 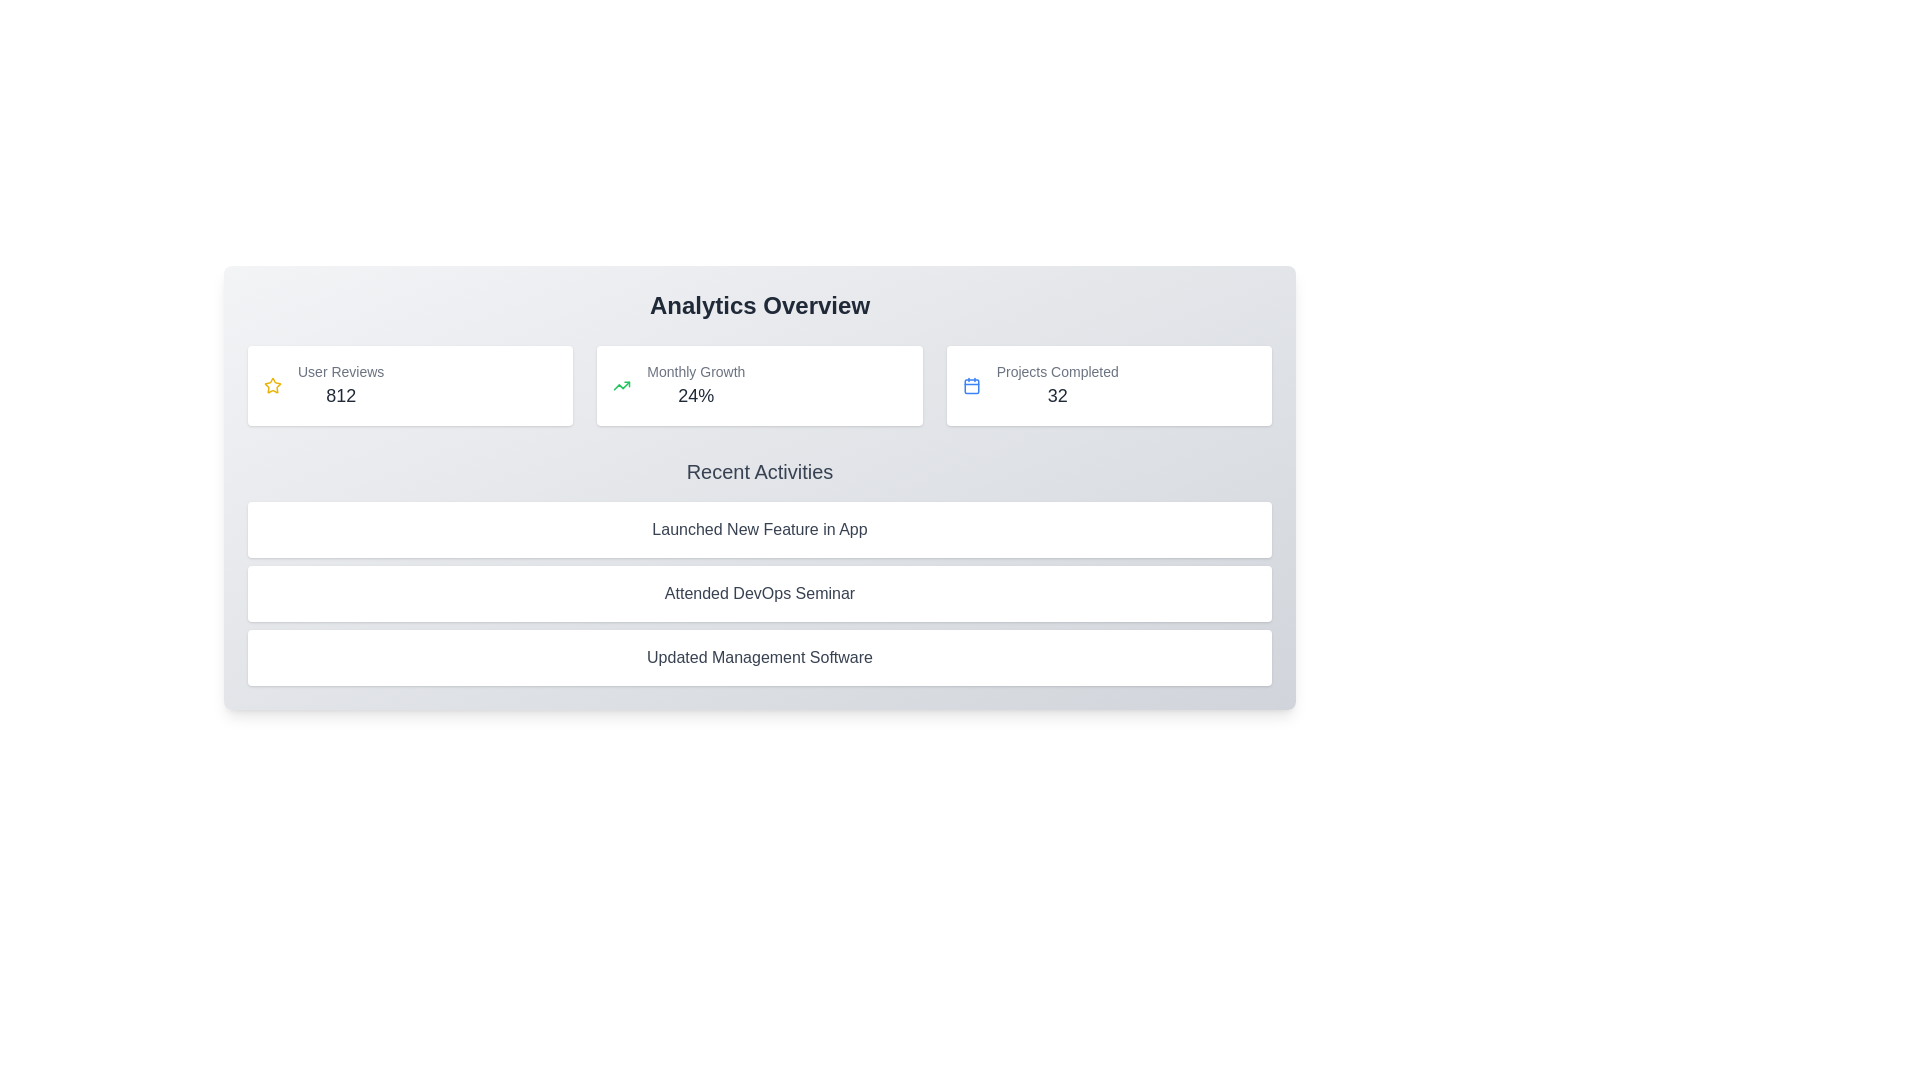 What do you see at coordinates (409, 385) in the screenshot?
I see `displayed information from the 'User Reviews' informational card, which is the leftmost card in a grid of three cards, showing the number '812' in a larger, bold, dark gray font` at bounding box center [409, 385].